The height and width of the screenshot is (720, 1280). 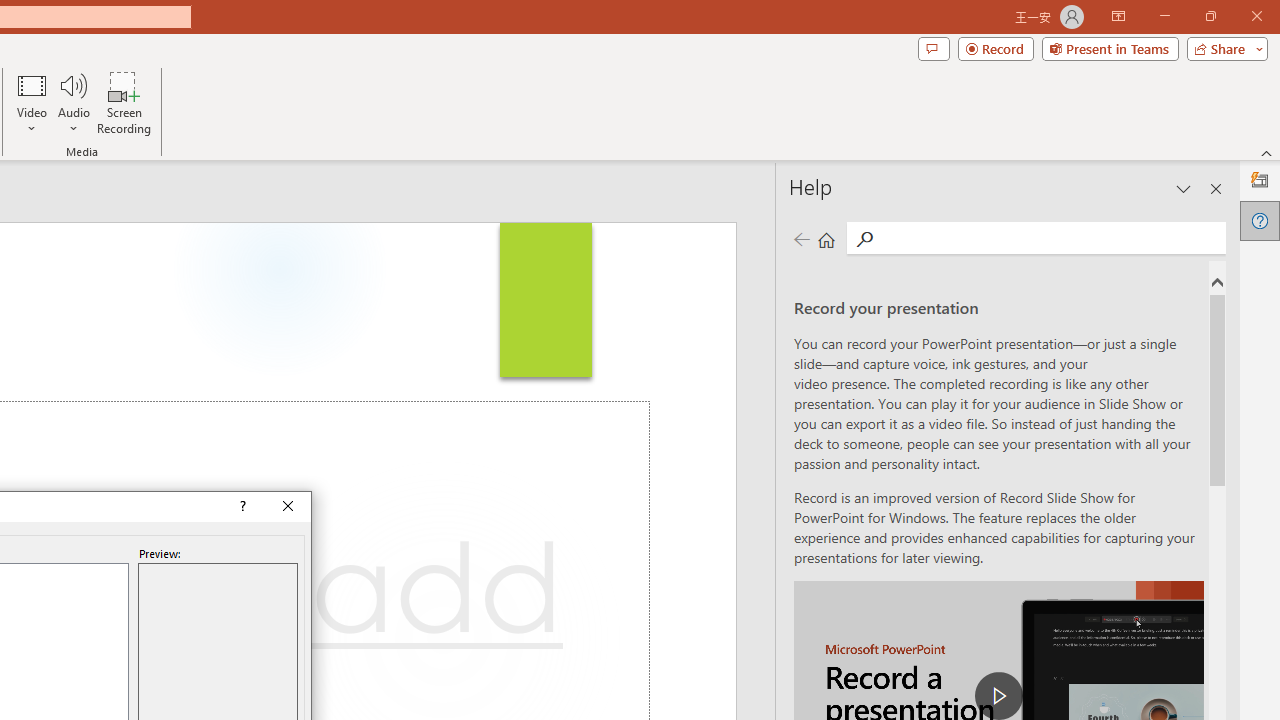 What do you see at coordinates (1259, 181) in the screenshot?
I see `'Designer'` at bounding box center [1259, 181].